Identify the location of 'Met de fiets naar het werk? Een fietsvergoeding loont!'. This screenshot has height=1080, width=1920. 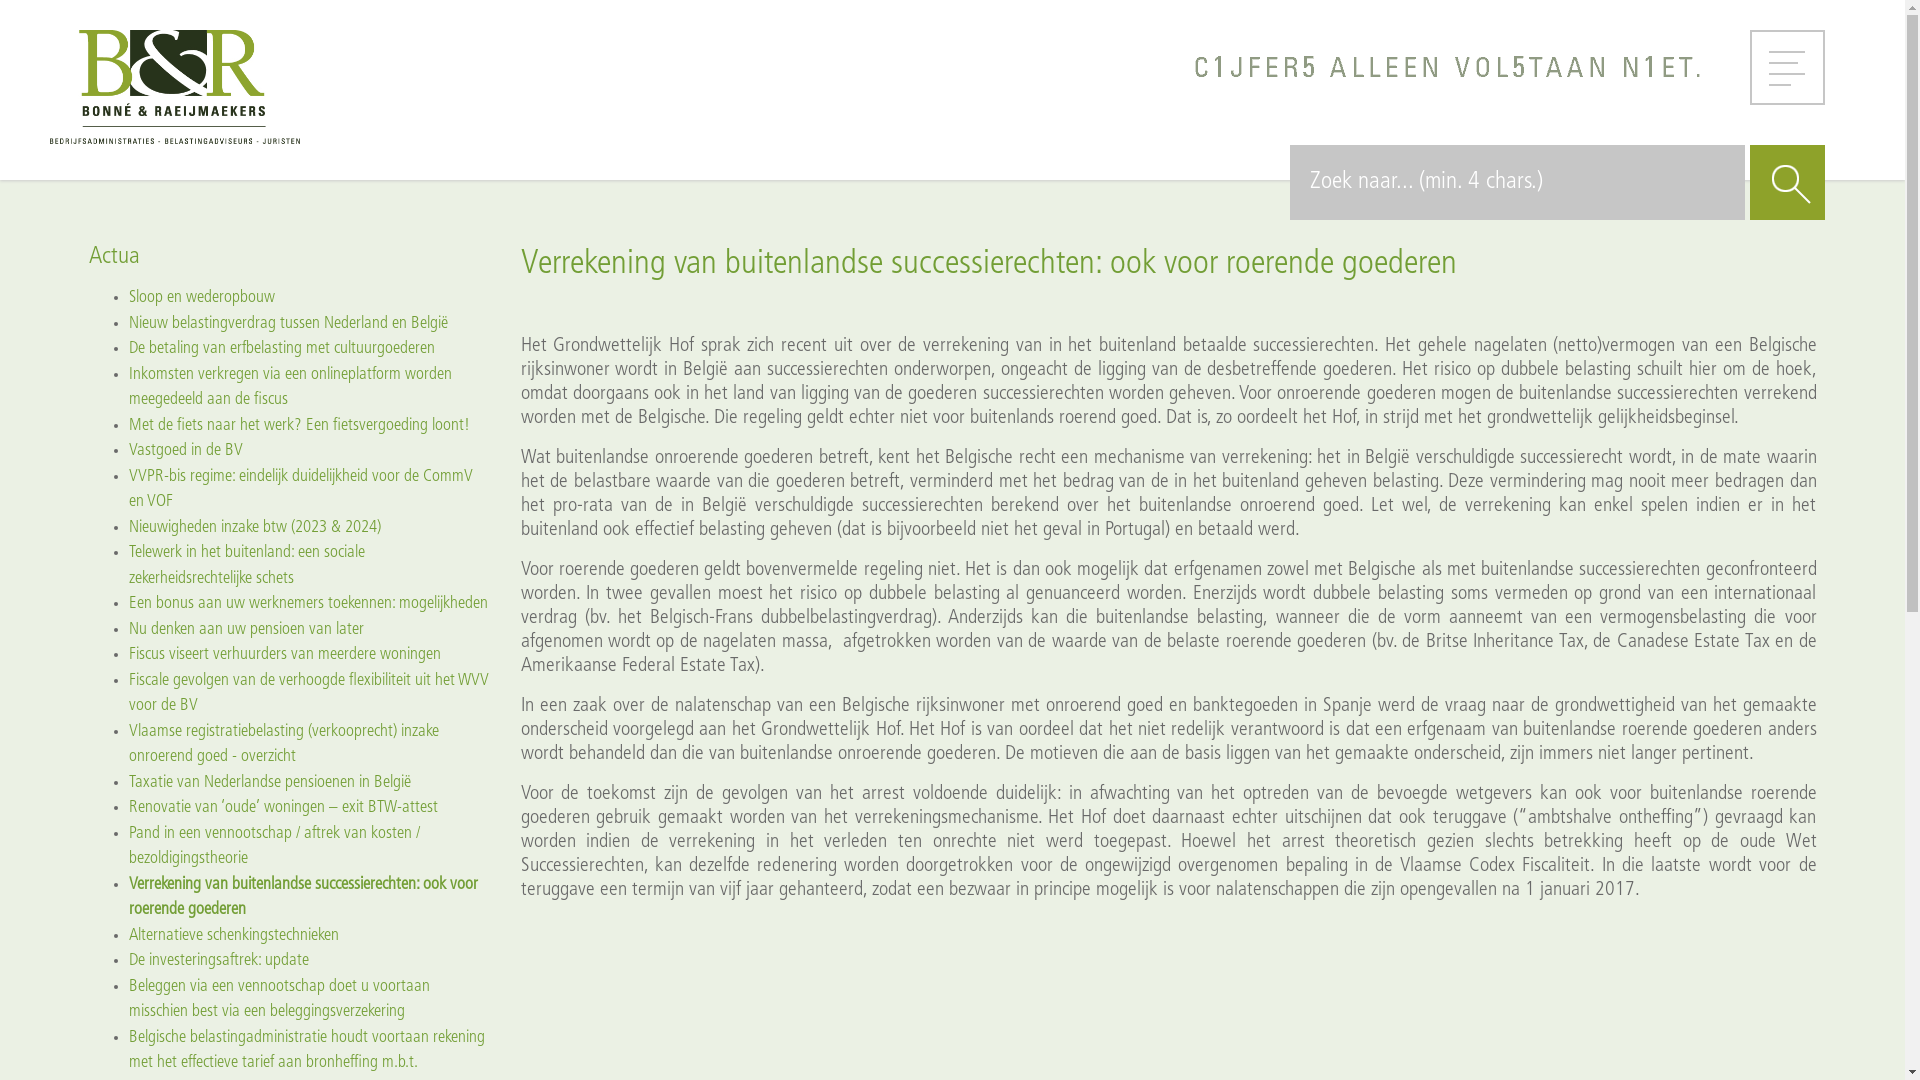
(297, 423).